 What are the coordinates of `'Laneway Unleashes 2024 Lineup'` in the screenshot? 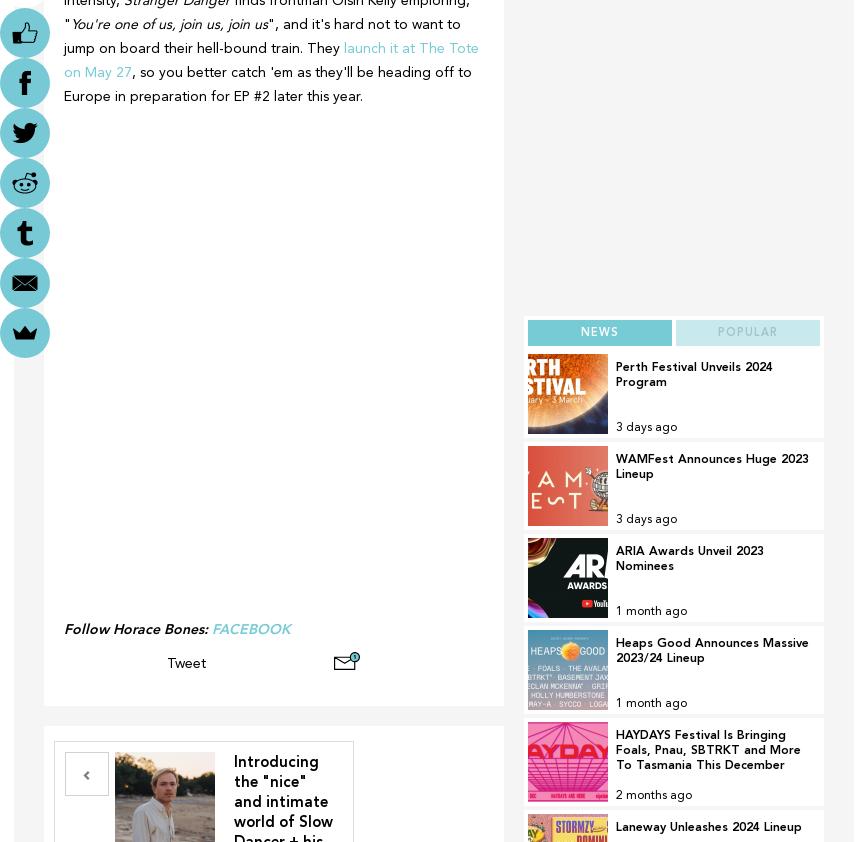 It's located at (706, 827).